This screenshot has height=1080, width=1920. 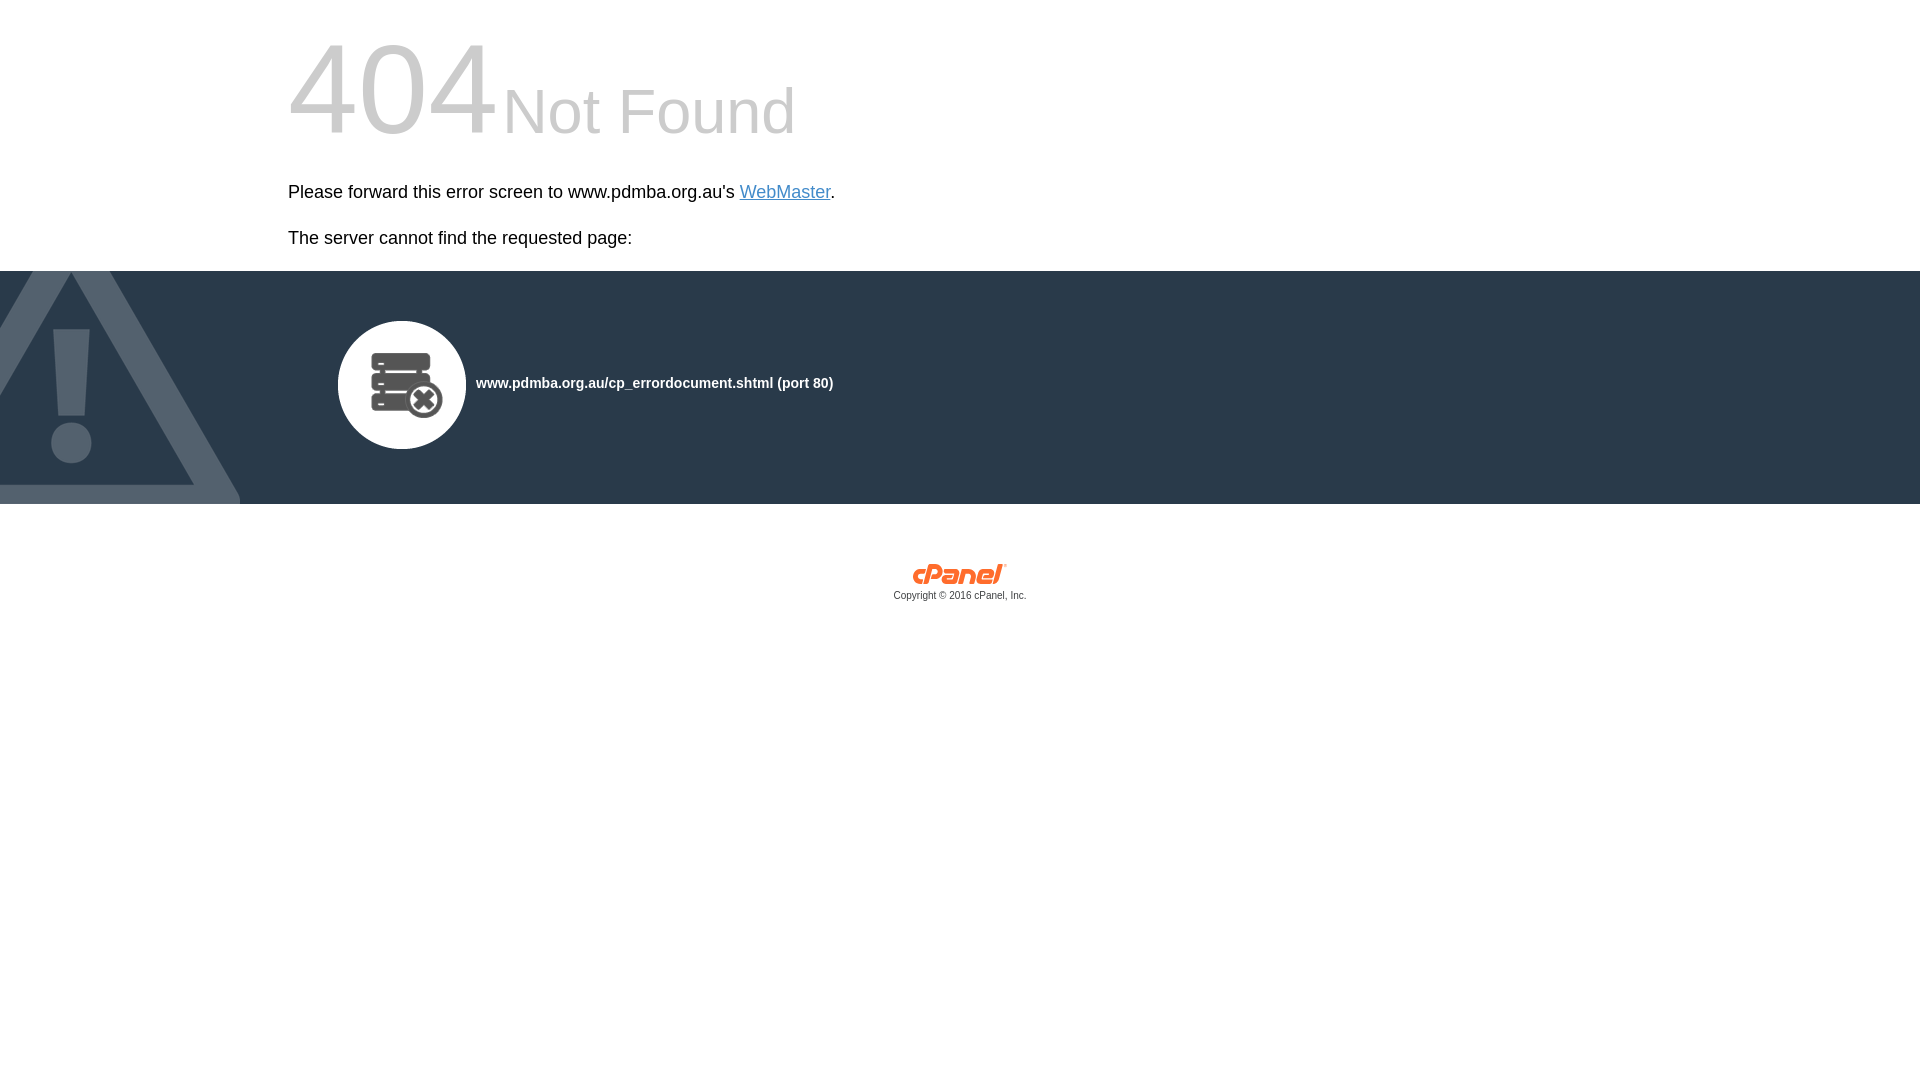 What do you see at coordinates (784, 192) in the screenshot?
I see `'WebMaster'` at bounding box center [784, 192].